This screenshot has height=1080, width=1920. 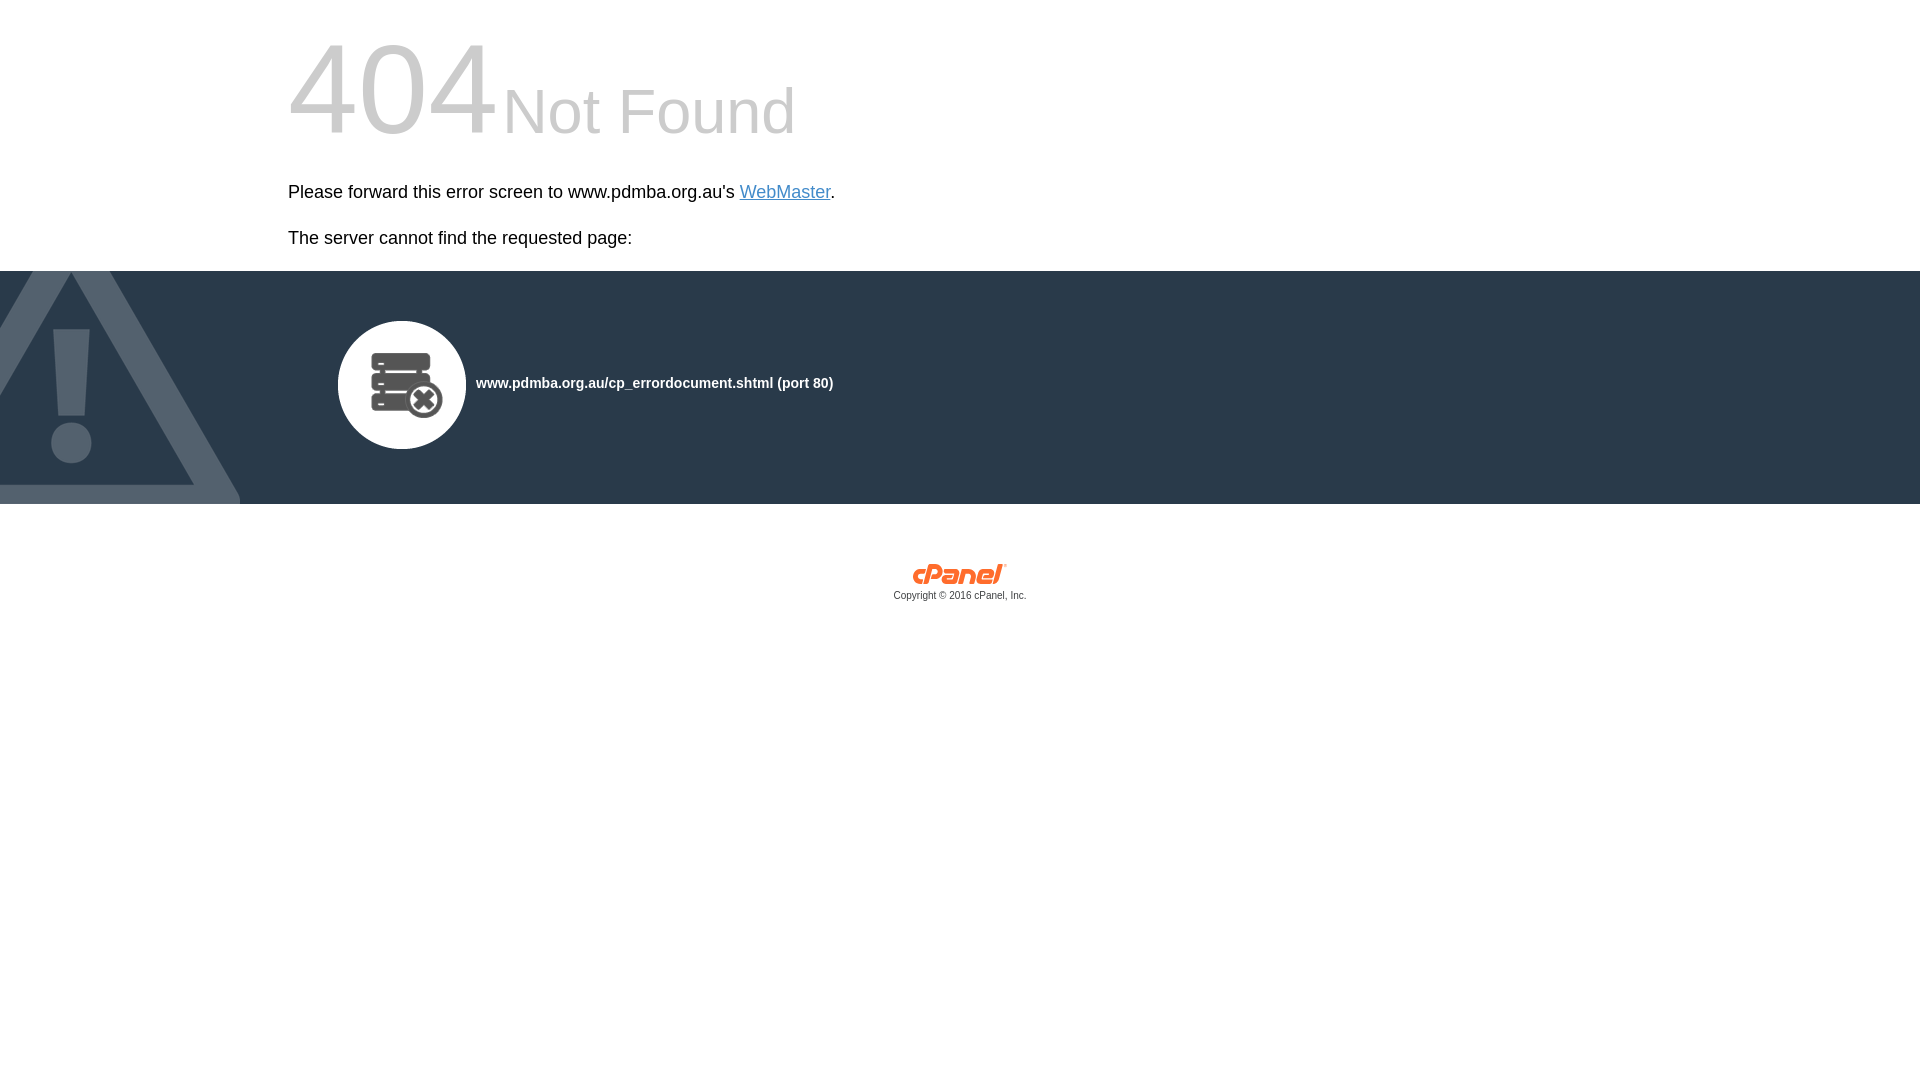 What do you see at coordinates (784, 192) in the screenshot?
I see `'WebMaster'` at bounding box center [784, 192].